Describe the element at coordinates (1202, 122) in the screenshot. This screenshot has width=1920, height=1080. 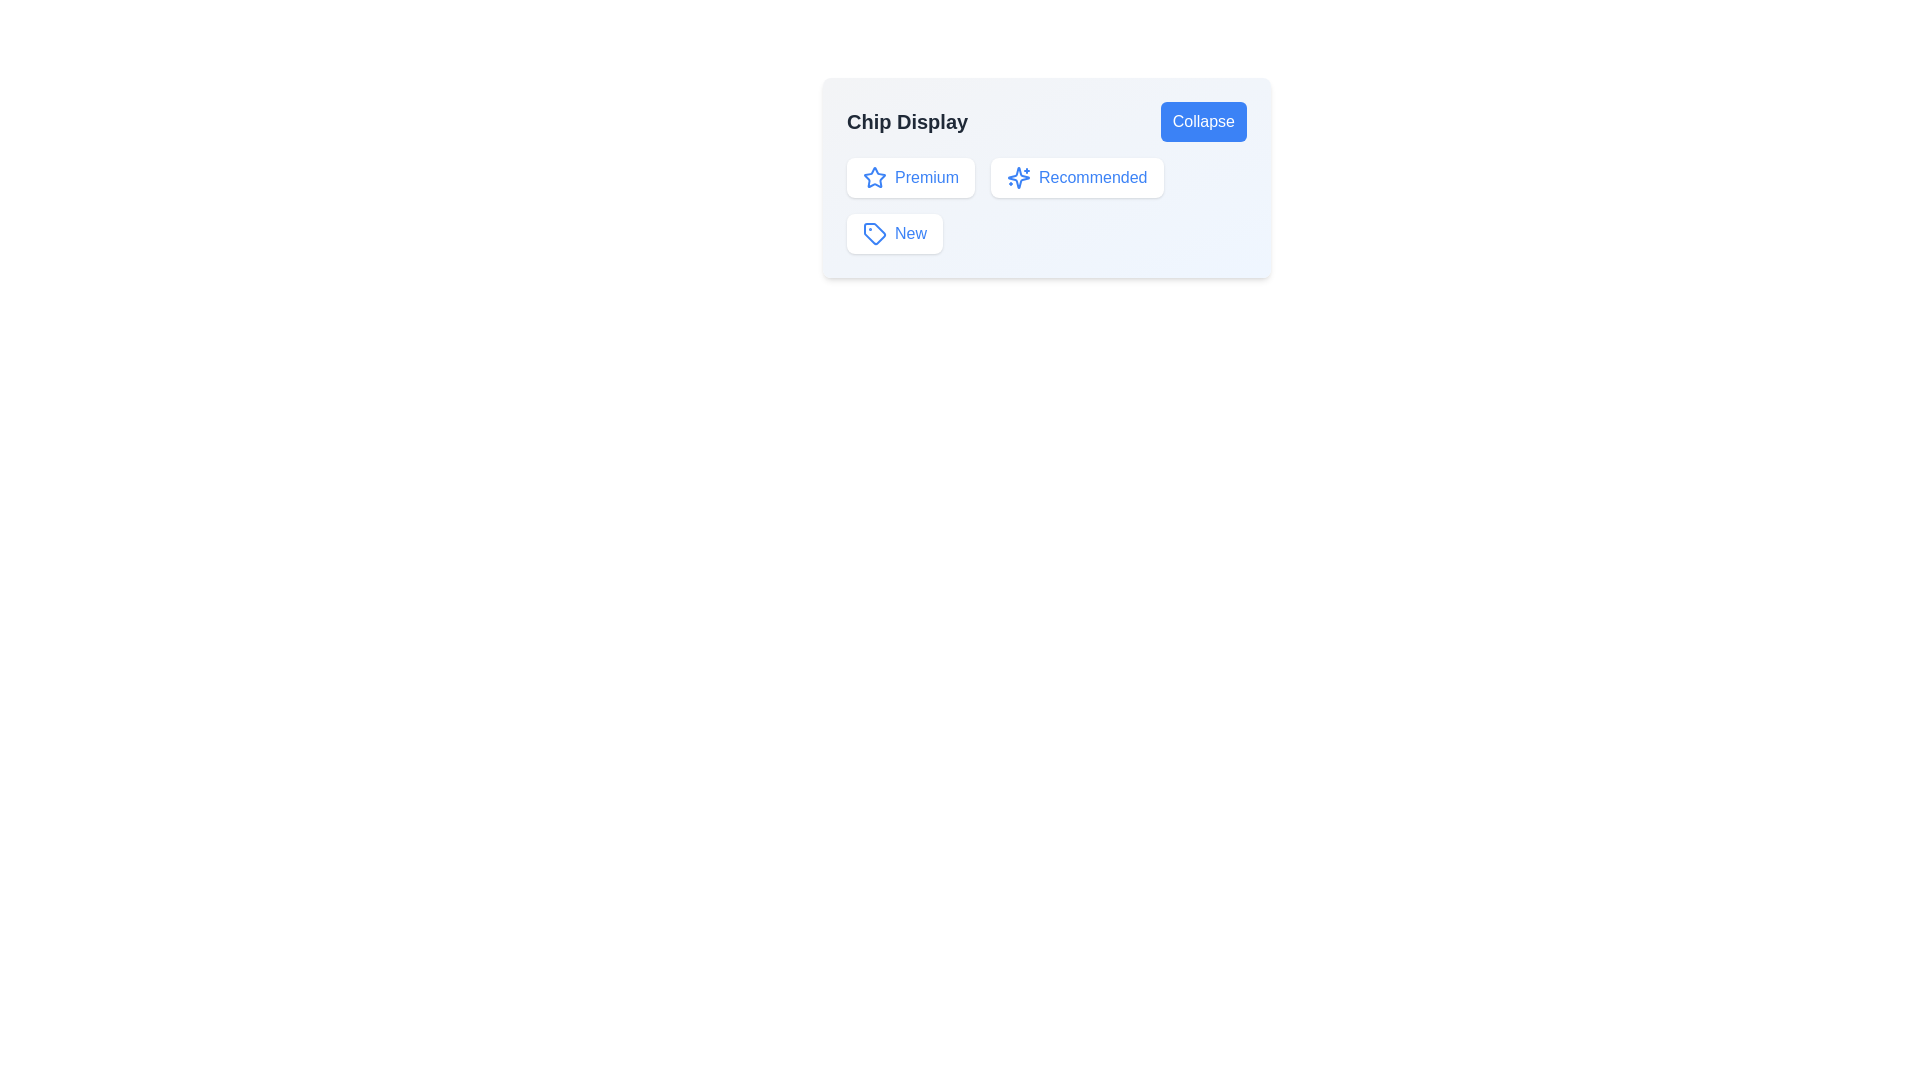
I see `the 'Collapse' button to toggle the chip display` at that location.